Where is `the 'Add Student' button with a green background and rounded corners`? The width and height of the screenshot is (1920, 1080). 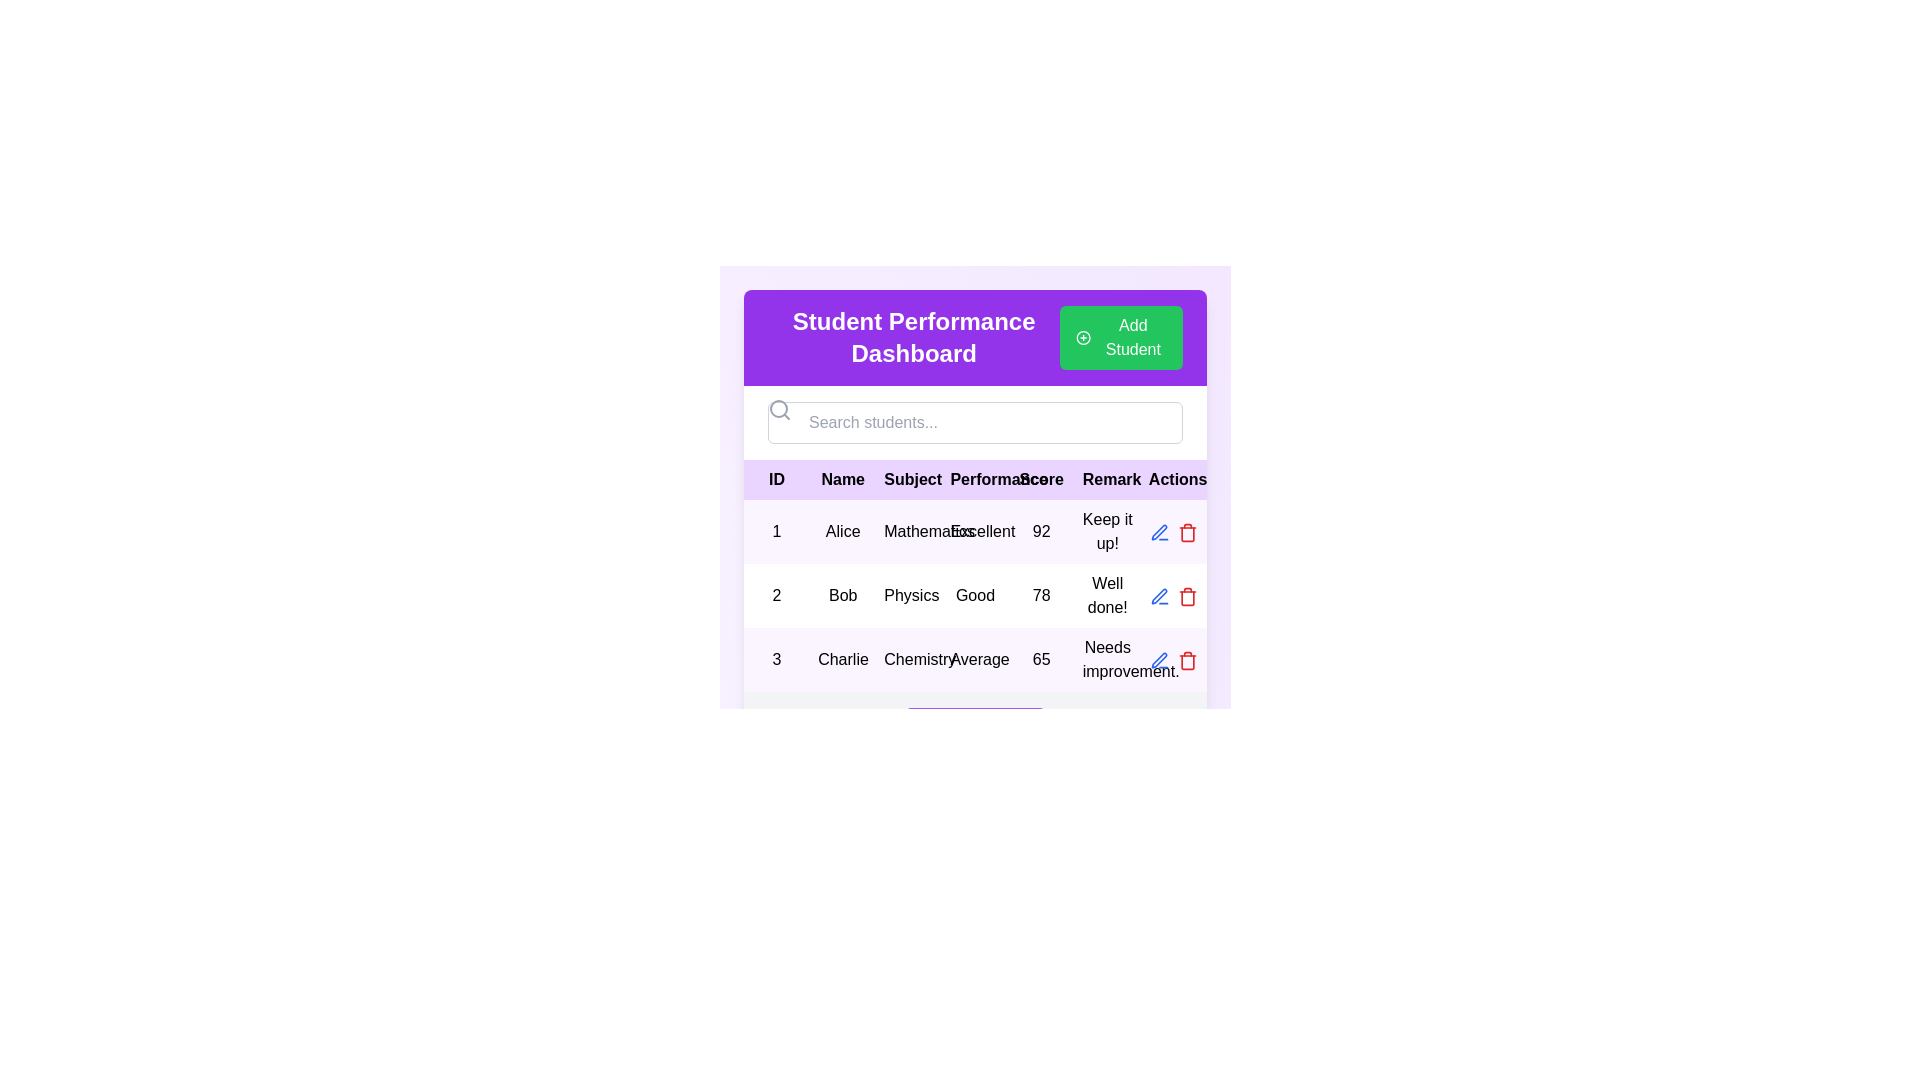
the 'Add Student' button with a green background and rounded corners is located at coordinates (1121, 337).